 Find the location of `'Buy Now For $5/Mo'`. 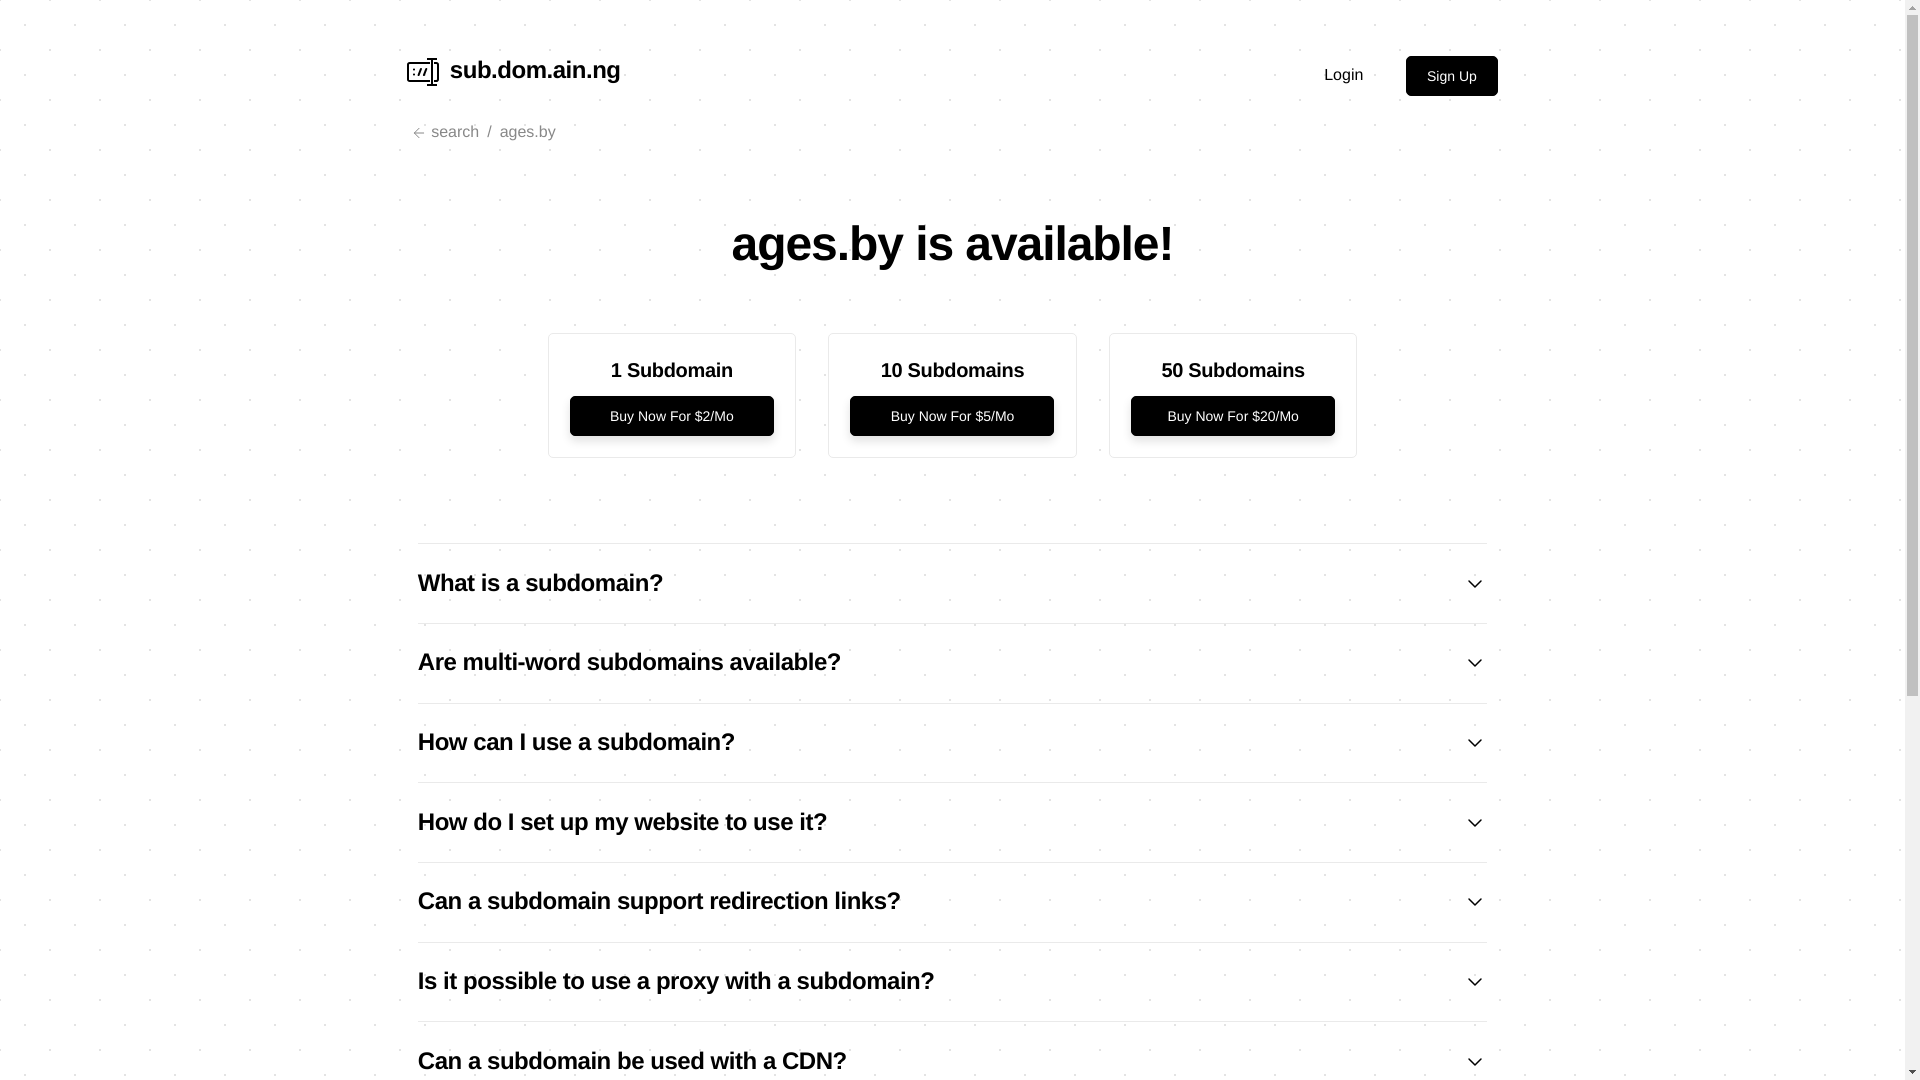

'Buy Now For $5/Mo' is located at coordinates (950, 415).